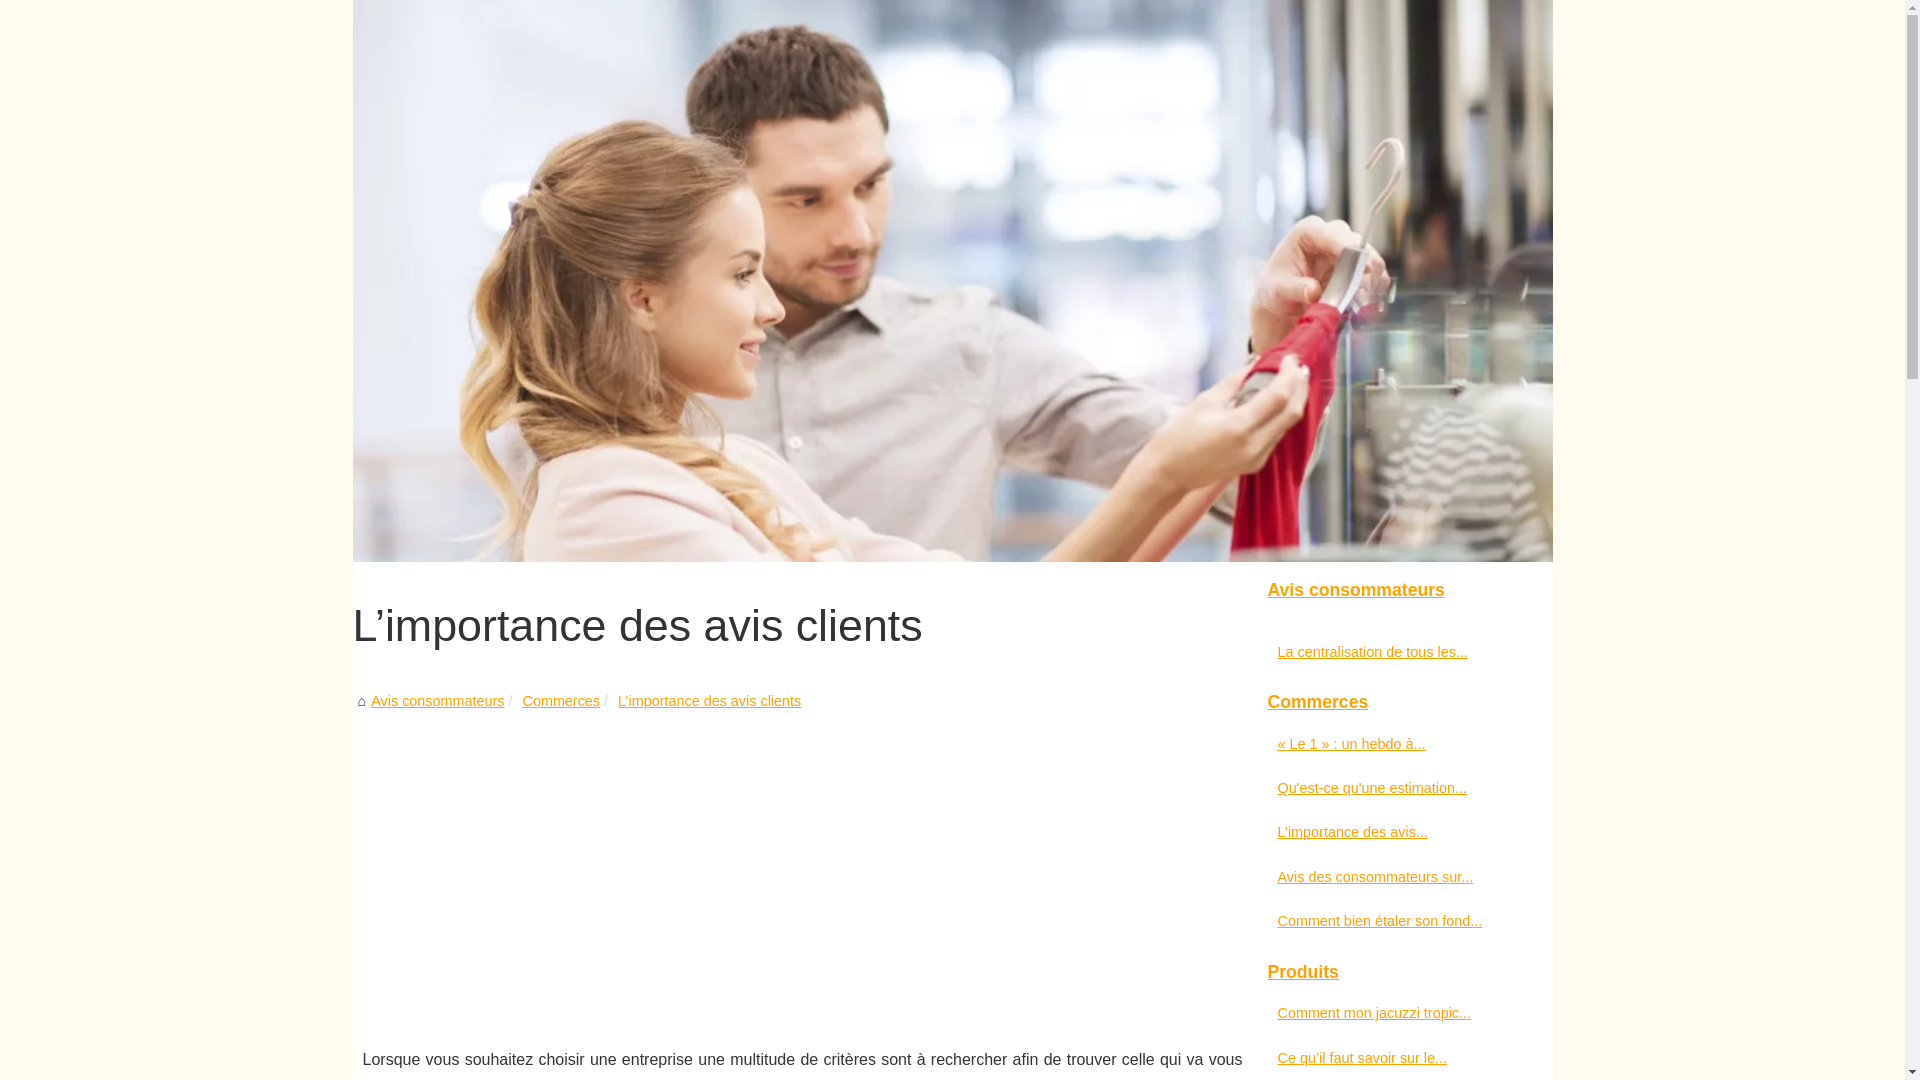 The image size is (1920, 1080). What do you see at coordinates (1391, 786) in the screenshot?
I see `'Qu'est-ce qu'une estimation...'` at bounding box center [1391, 786].